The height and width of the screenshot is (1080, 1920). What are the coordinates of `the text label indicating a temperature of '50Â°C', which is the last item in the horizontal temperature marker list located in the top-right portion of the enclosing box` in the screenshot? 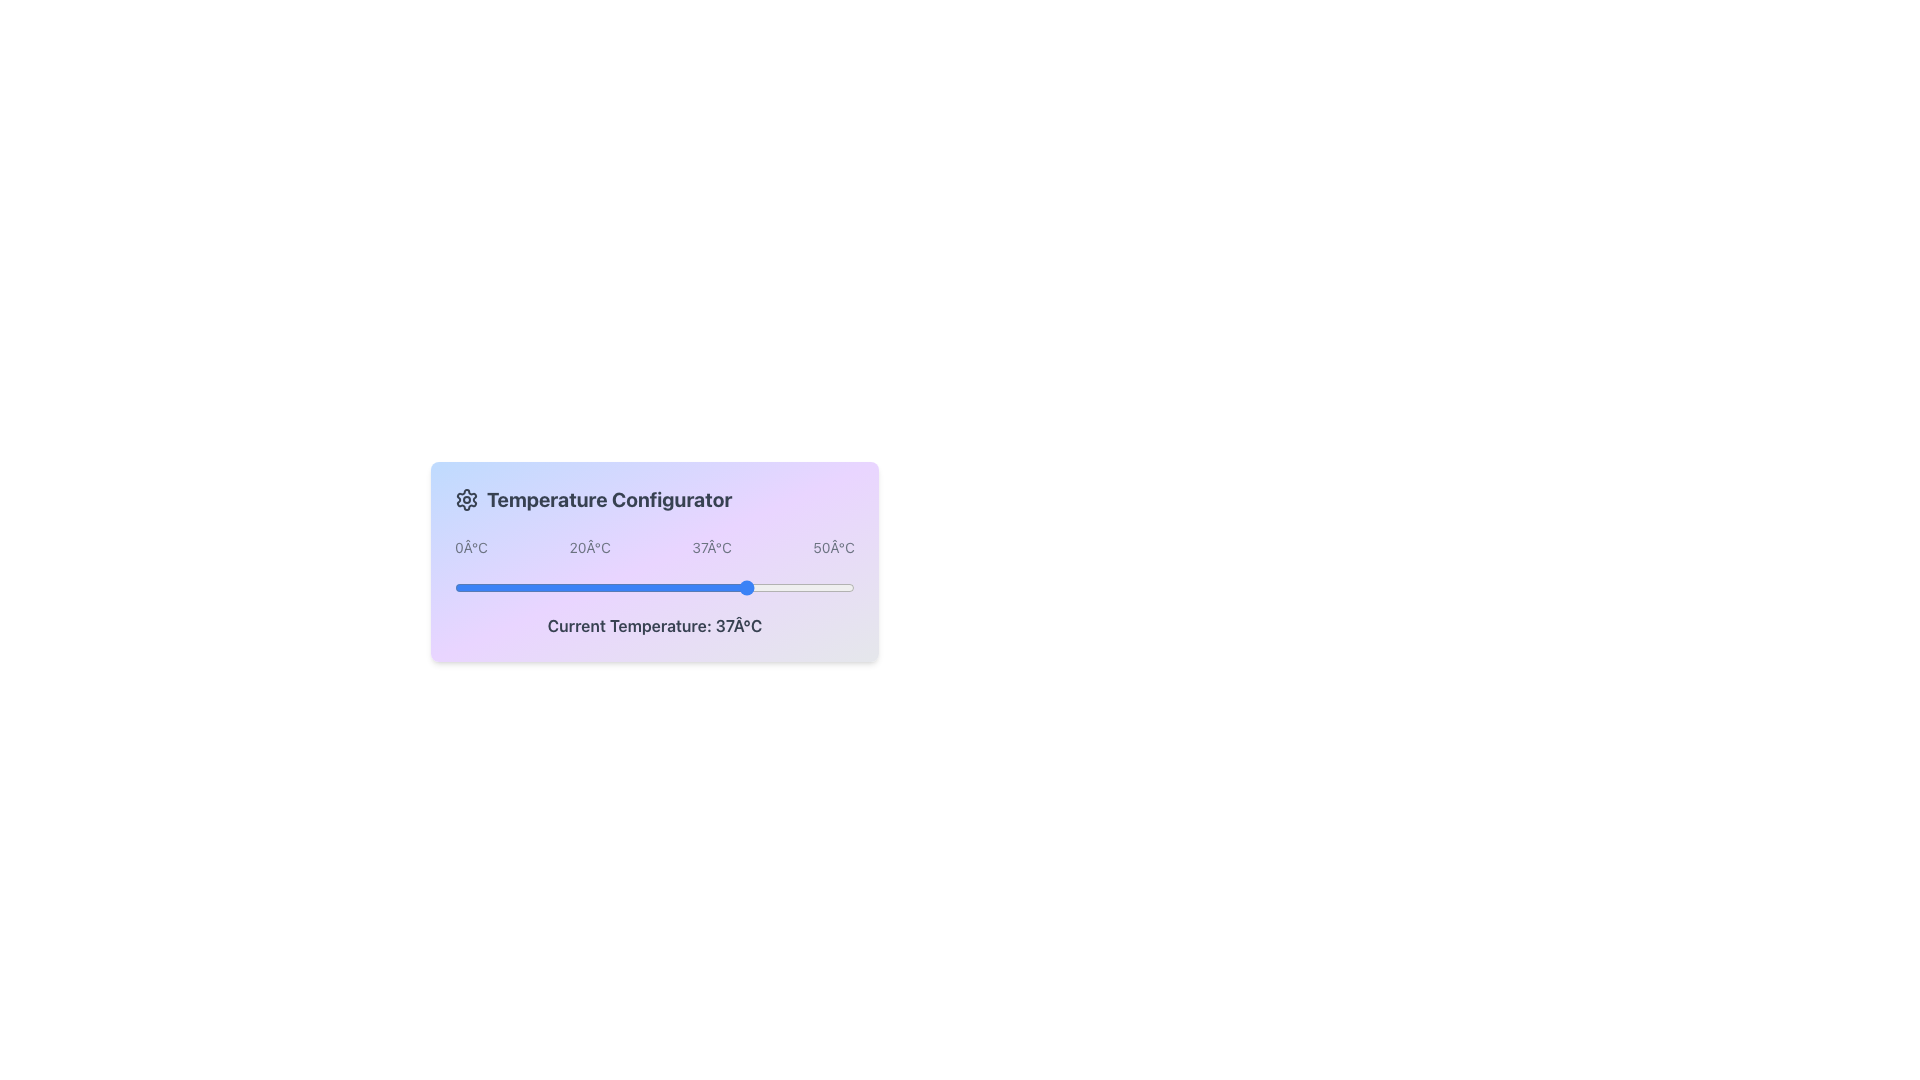 It's located at (834, 547).